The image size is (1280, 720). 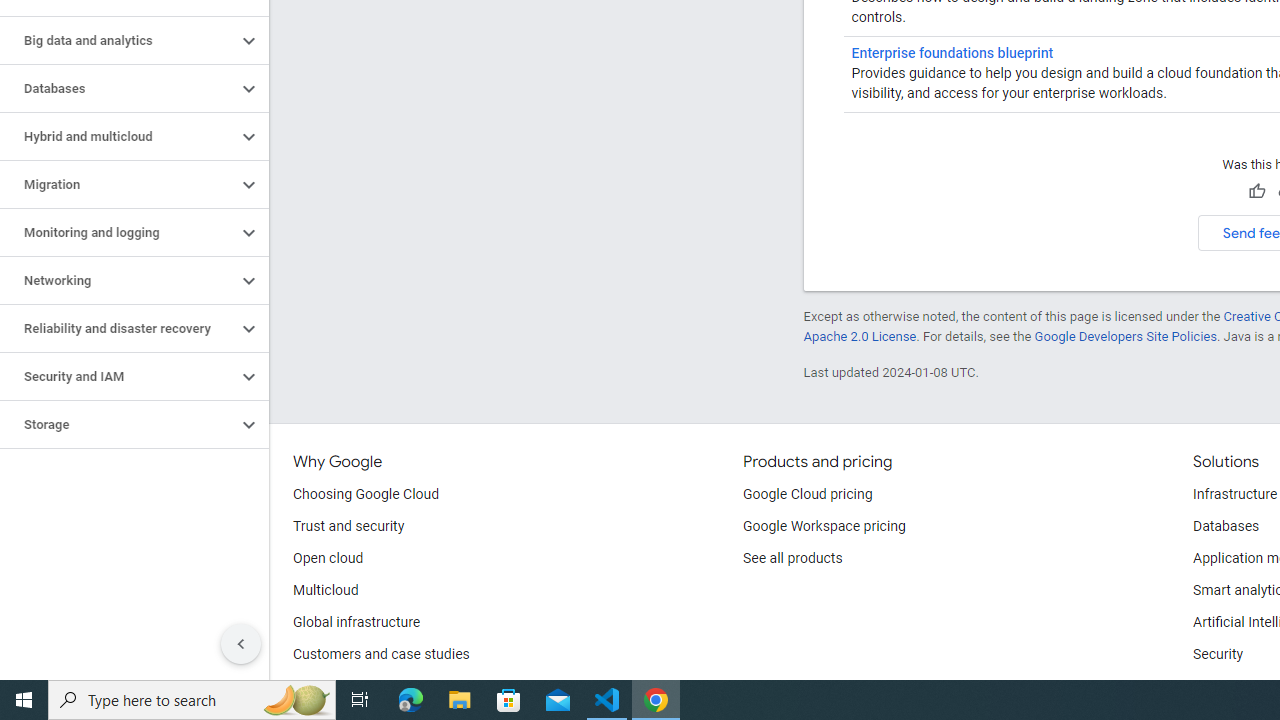 What do you see at coordinates (348, 526) in the screenshot?
I see `'Trust and security'` at bounding box center [348, 526].